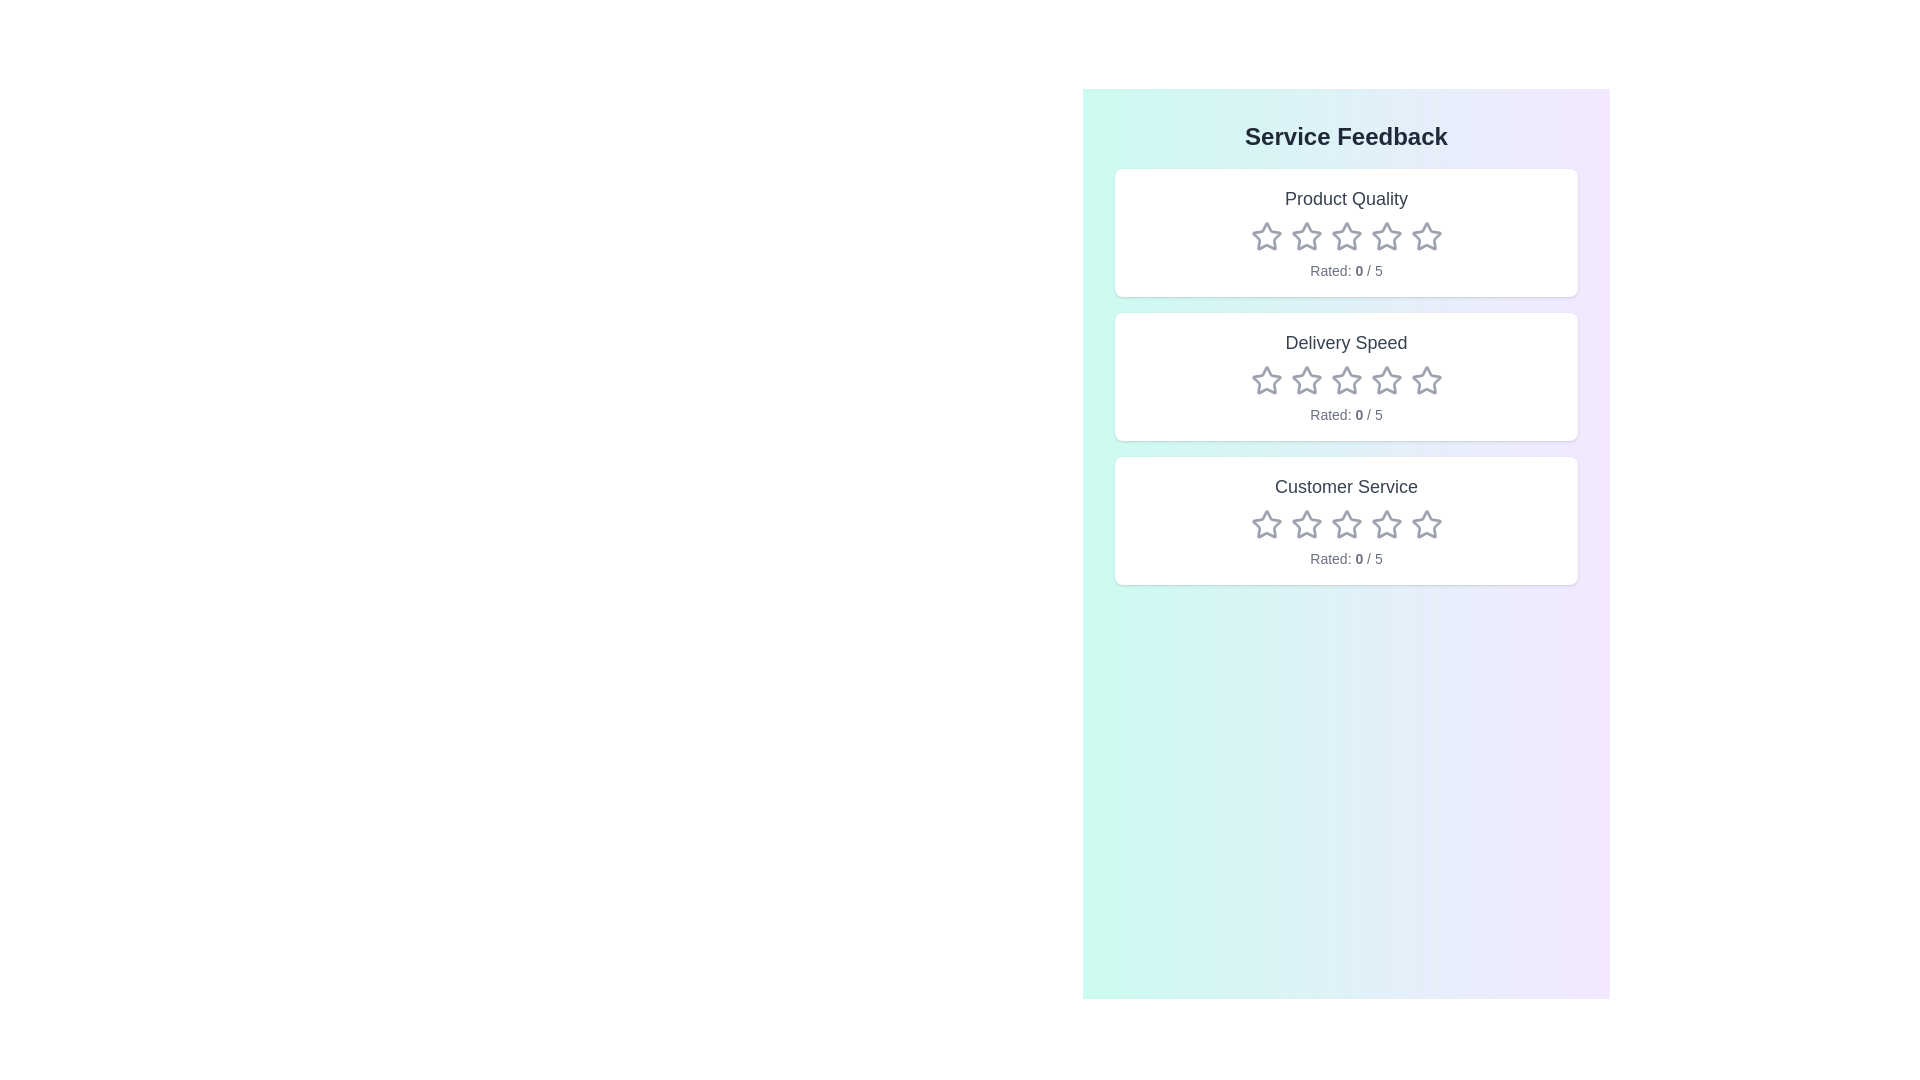 This screenshot has width=1920, height=1080. I want to click on the rating for the category Customer Service to 2 stars, so click(1306, 523).